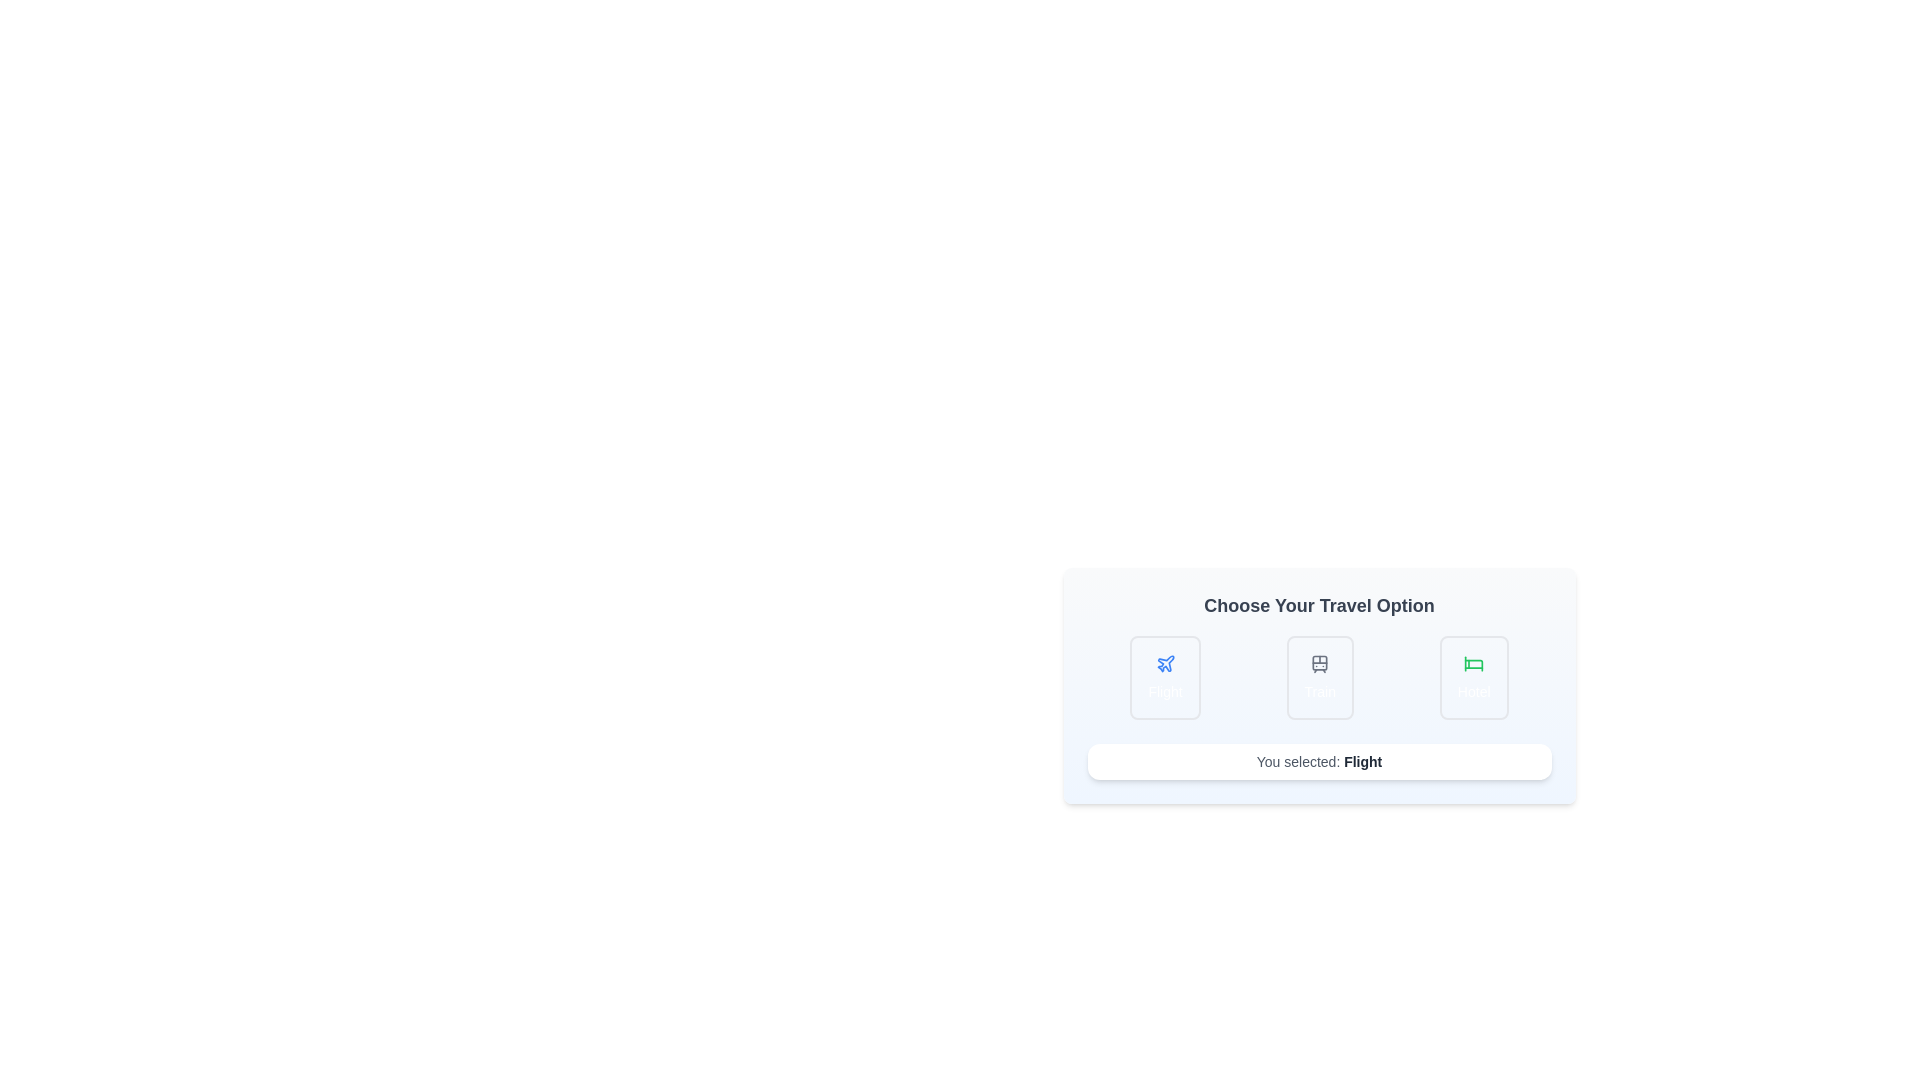 The image size is (1920, 1080). Describe the element at coordinates (1362, 762) in the screenshot. I see `static text label displaying 'Flight' in bold, dark gray color, which is aligned horizontally to the right of 'You selected:' in the lower area of the interface` at that location.